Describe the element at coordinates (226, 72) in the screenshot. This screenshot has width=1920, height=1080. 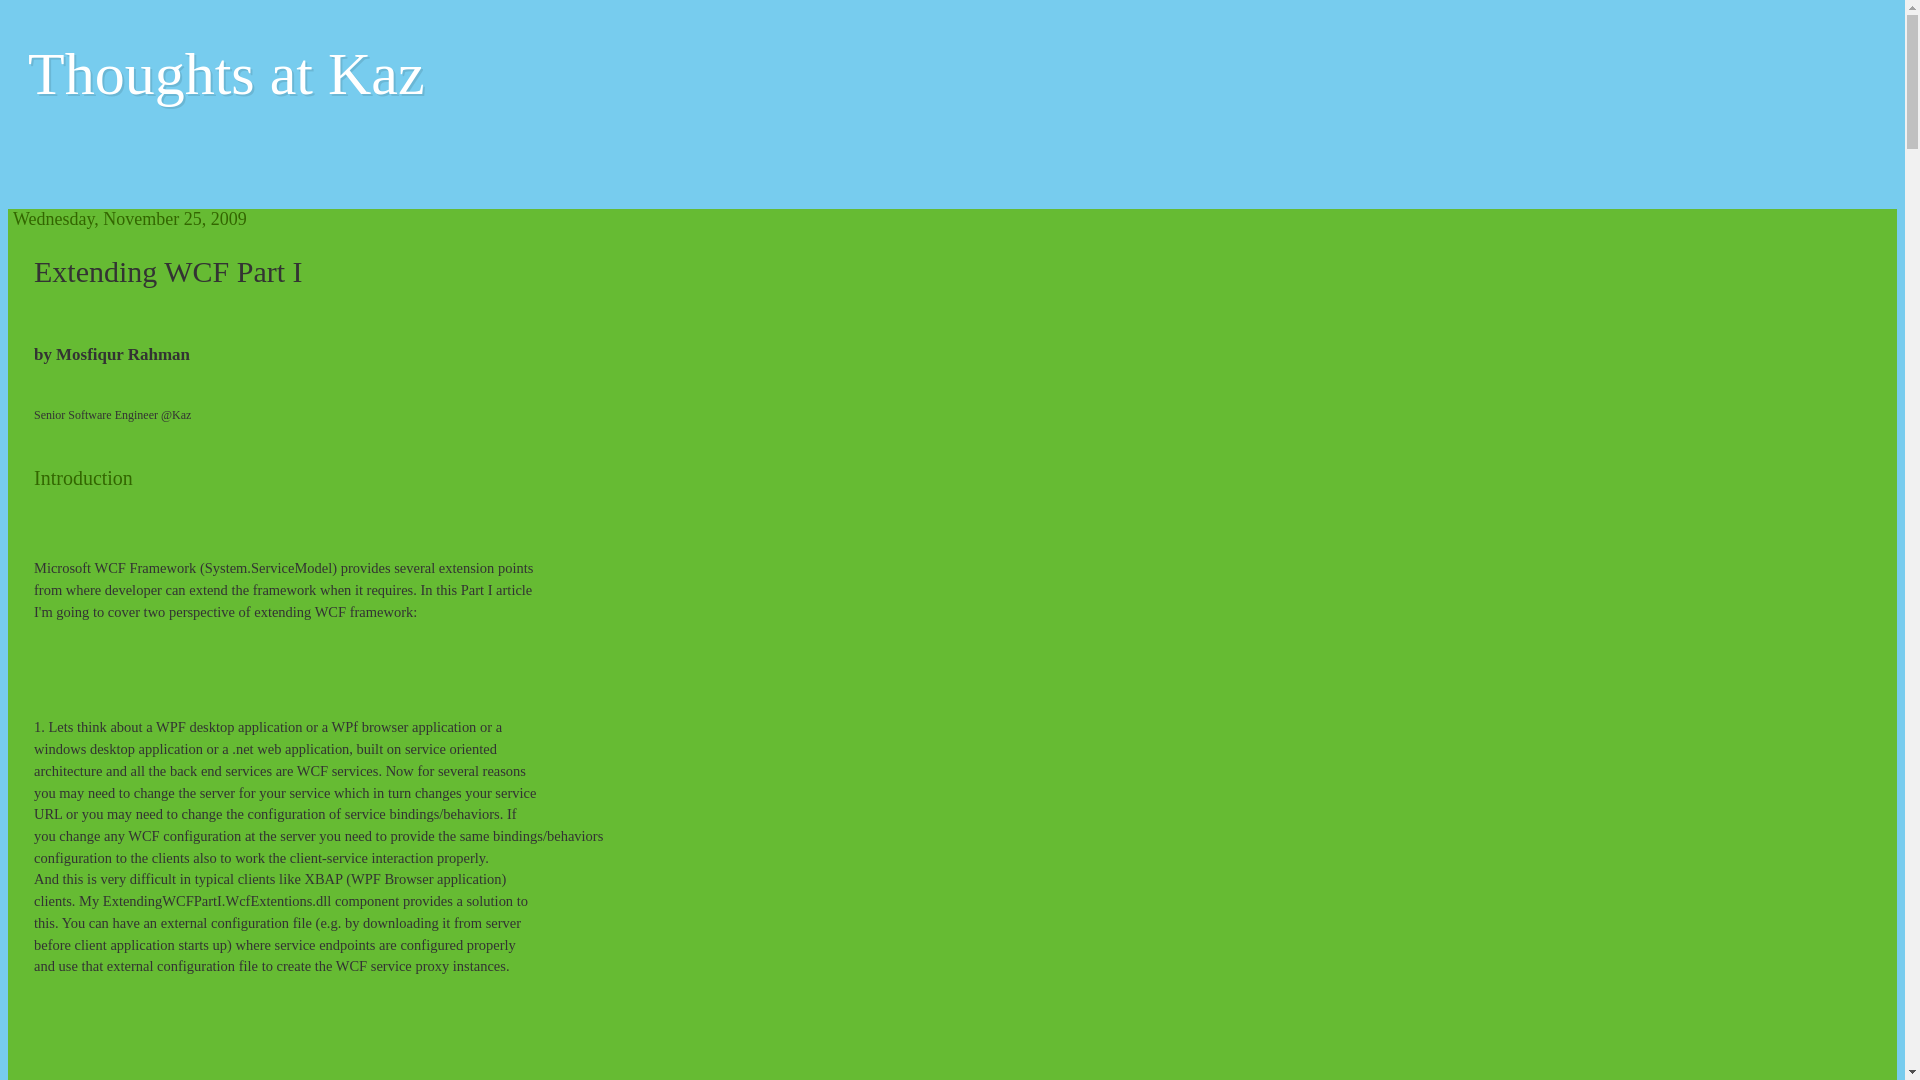
I see `'Thoughts at Kaz'` at that location.